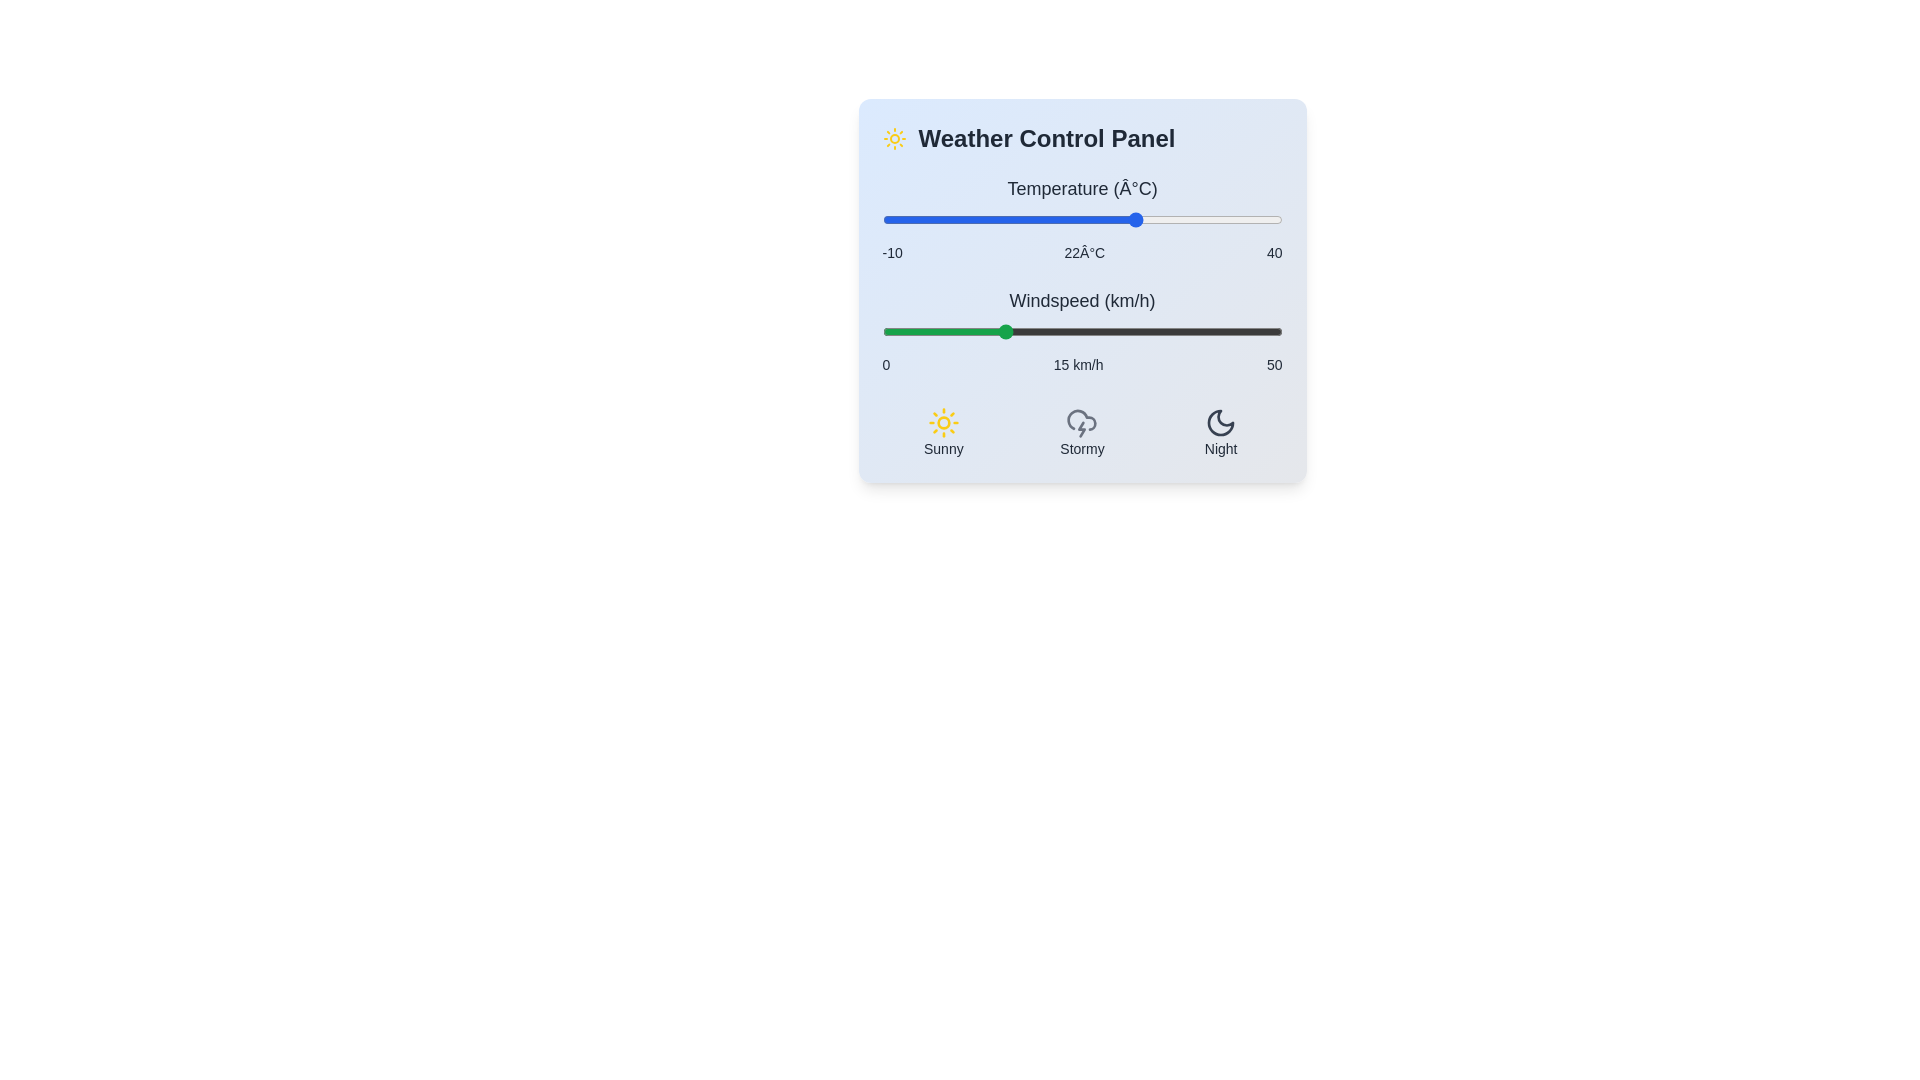  What do you see at coordinates (1178, 219) in the screenshot?
I see `the Temperature slider` at bounding box center [1178, 219].